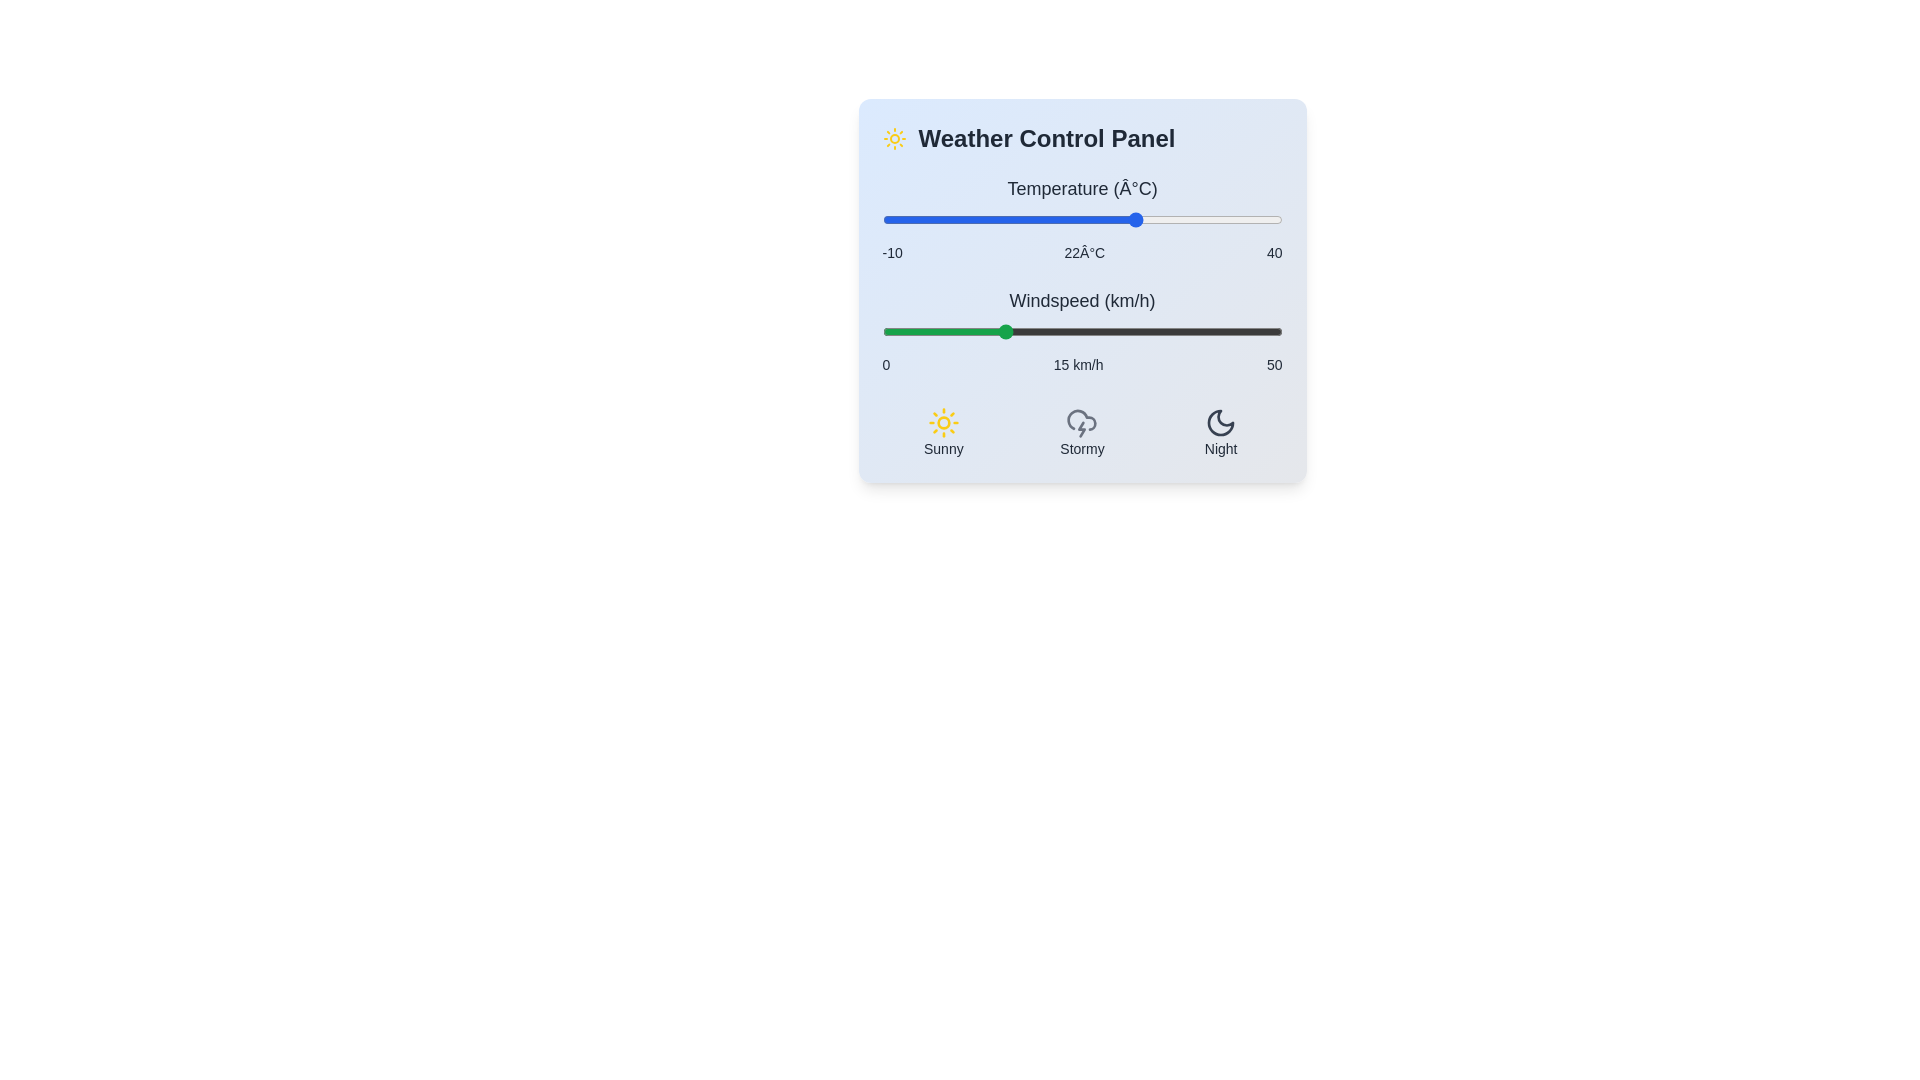  What do you see at coordinates (1178, 219) in the screenshot?
I see `the Temperature slider` at bounding box center [1178, 219].